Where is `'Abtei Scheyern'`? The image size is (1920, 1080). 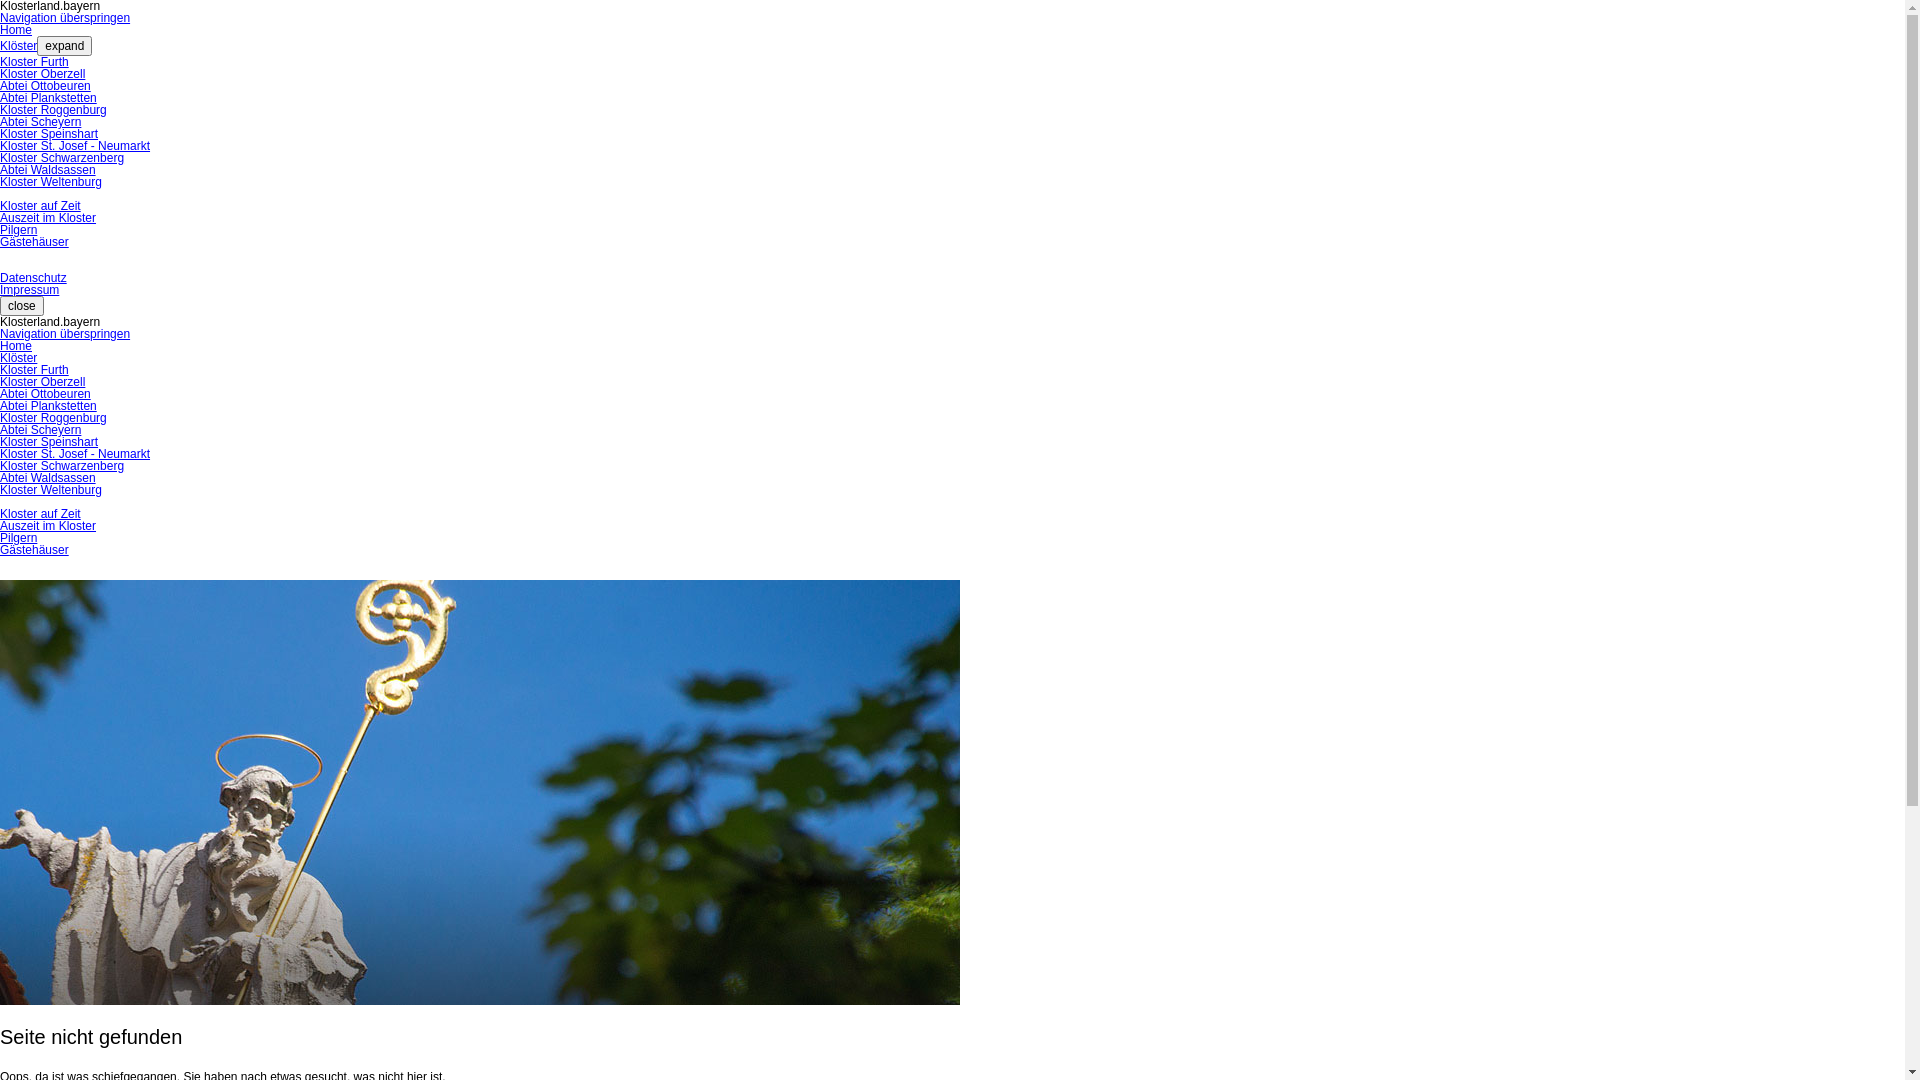
'Abtei Scheyern' is located at coordinates (0, 428).